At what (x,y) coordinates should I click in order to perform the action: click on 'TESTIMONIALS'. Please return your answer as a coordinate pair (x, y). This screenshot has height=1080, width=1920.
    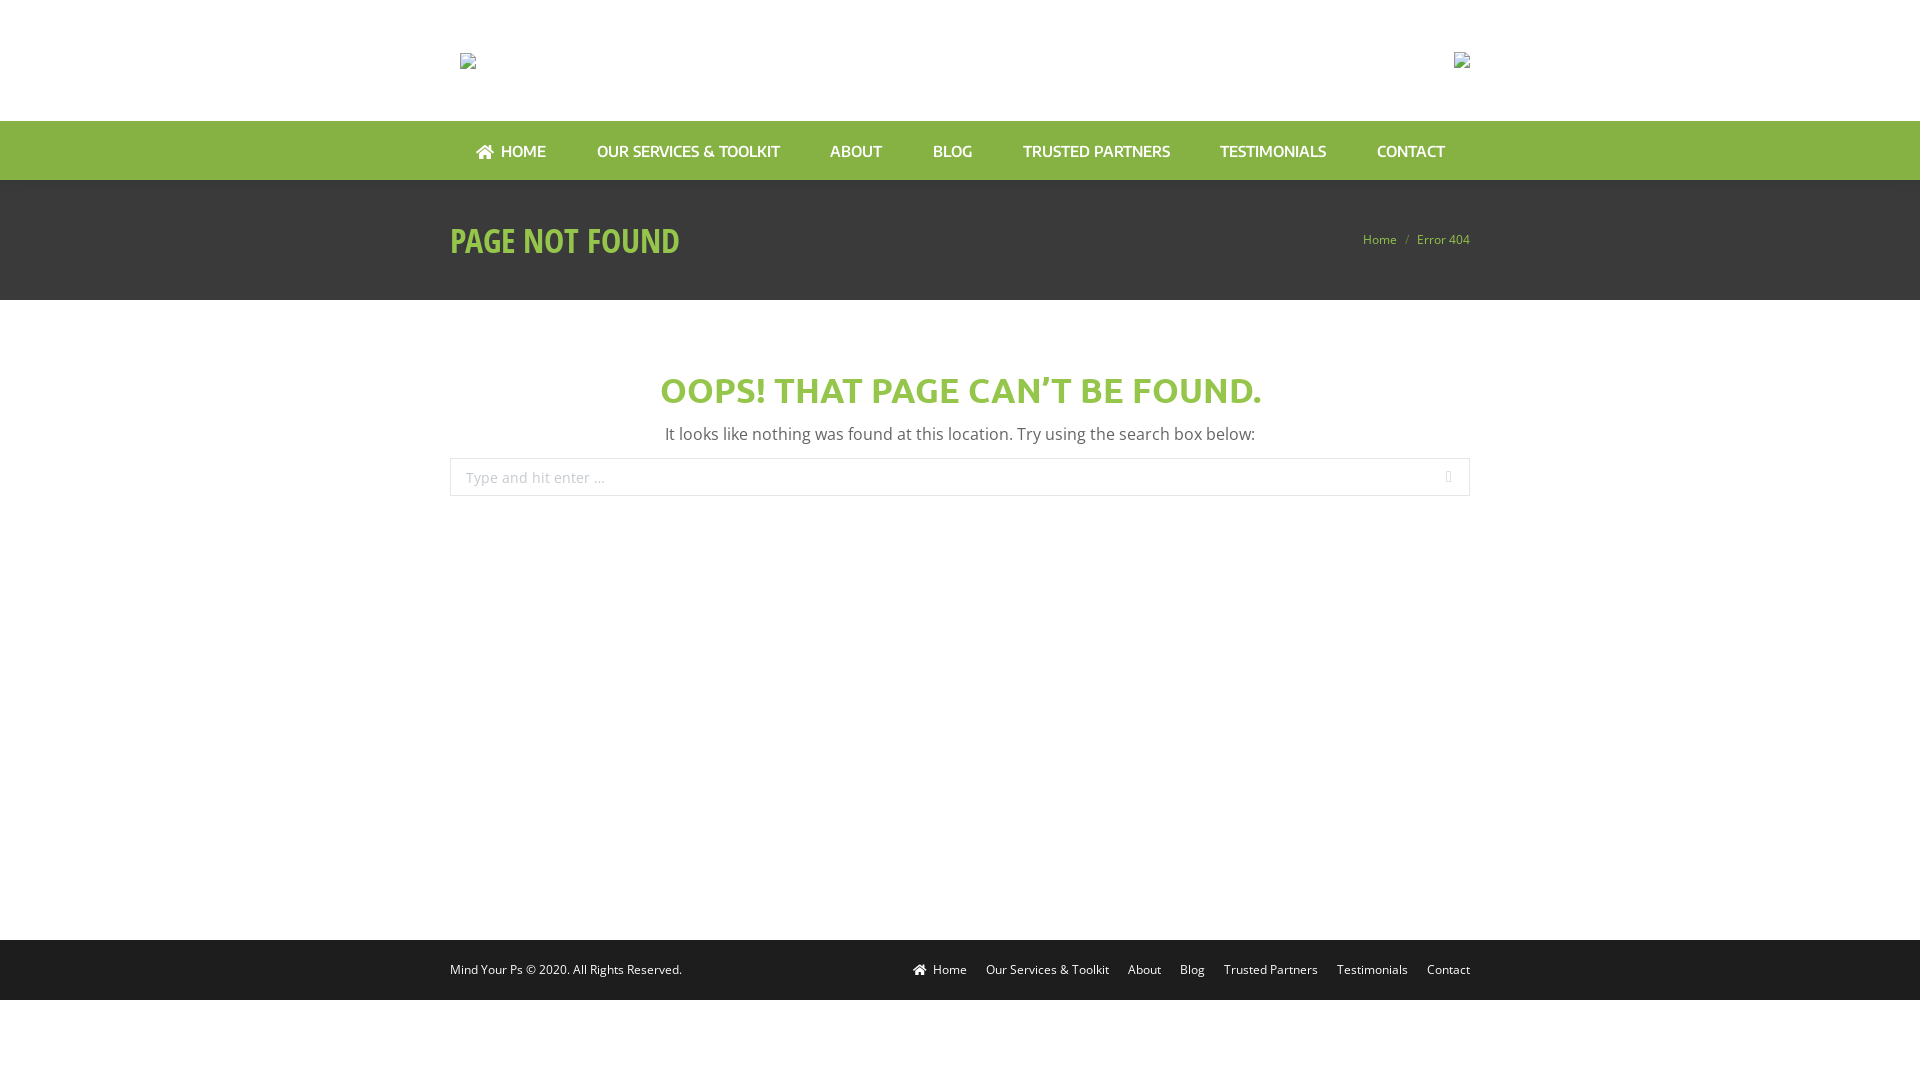
    Looking at the image, I should click on (1271, 150).